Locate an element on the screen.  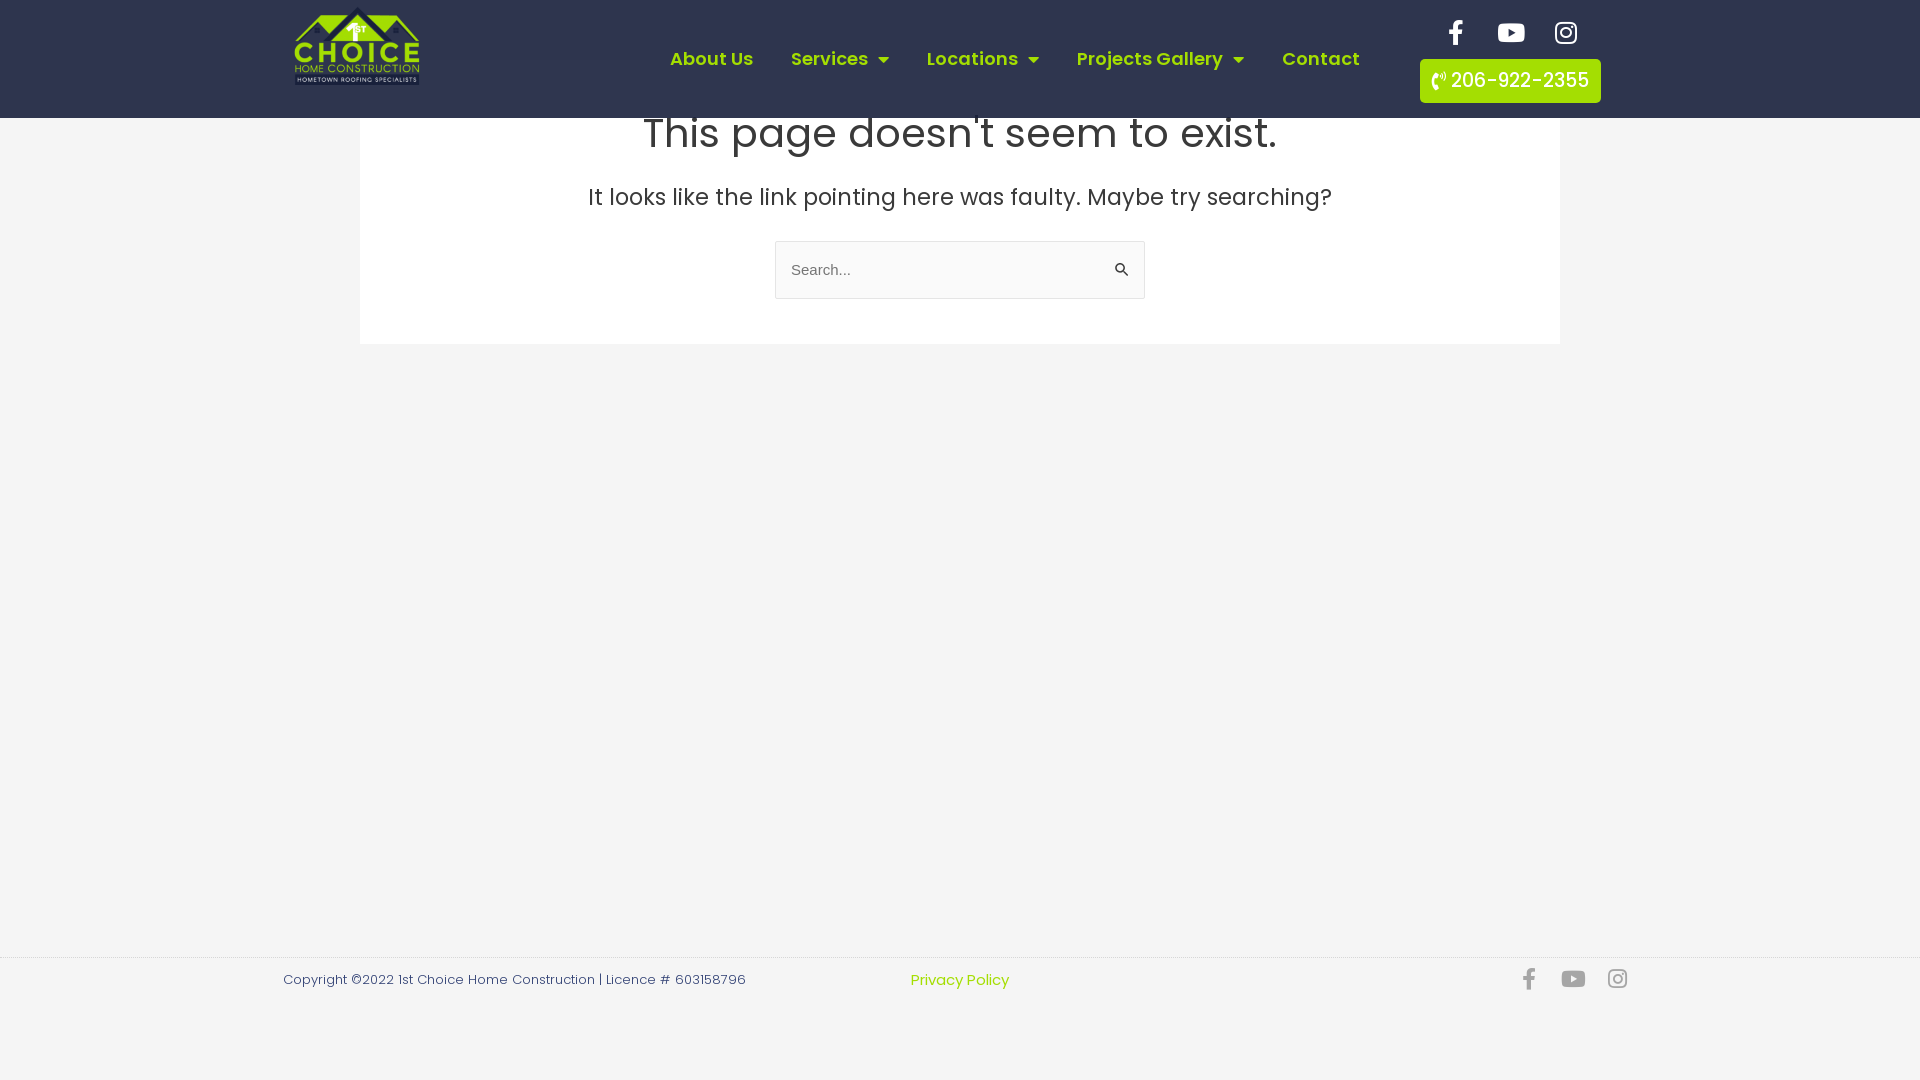
'Privacy Policy' is located at coordinates (910, 977).